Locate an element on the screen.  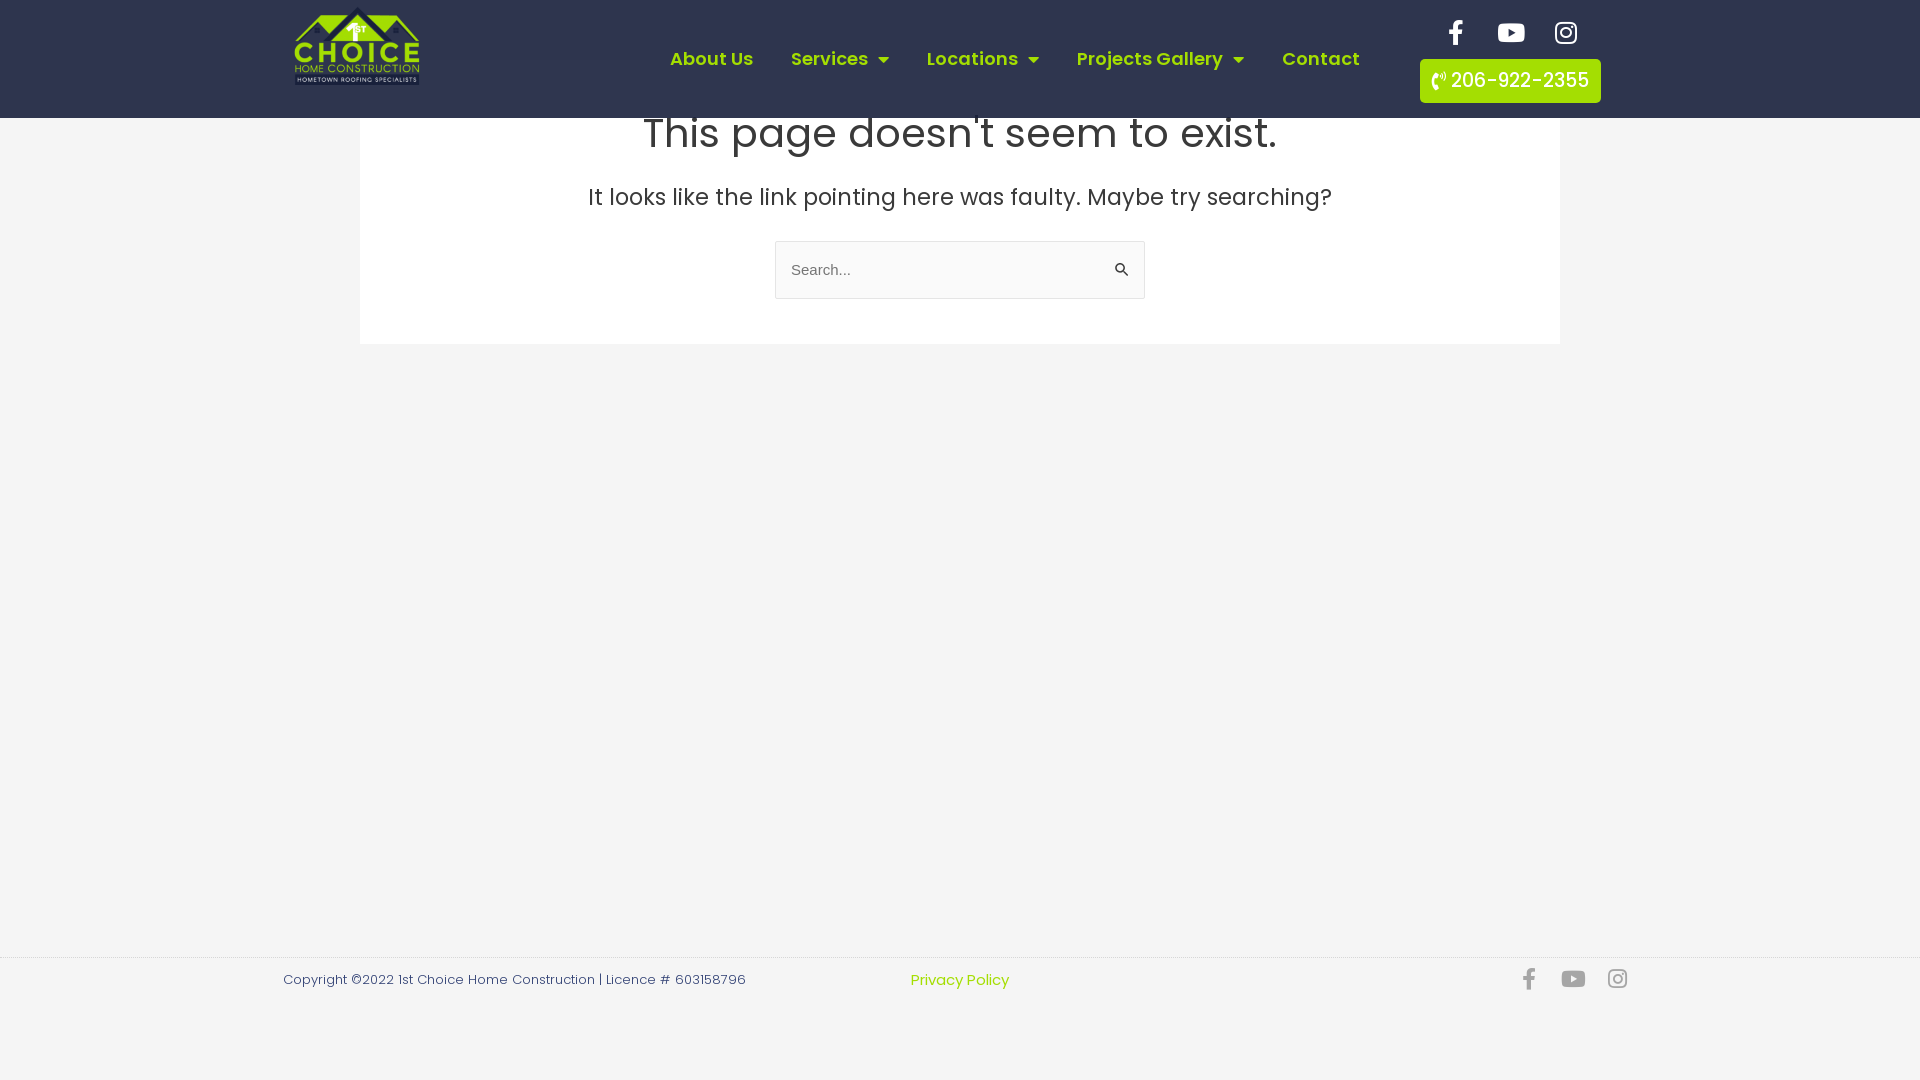
'Privacy Policy' is located at coordinates (910, 977).